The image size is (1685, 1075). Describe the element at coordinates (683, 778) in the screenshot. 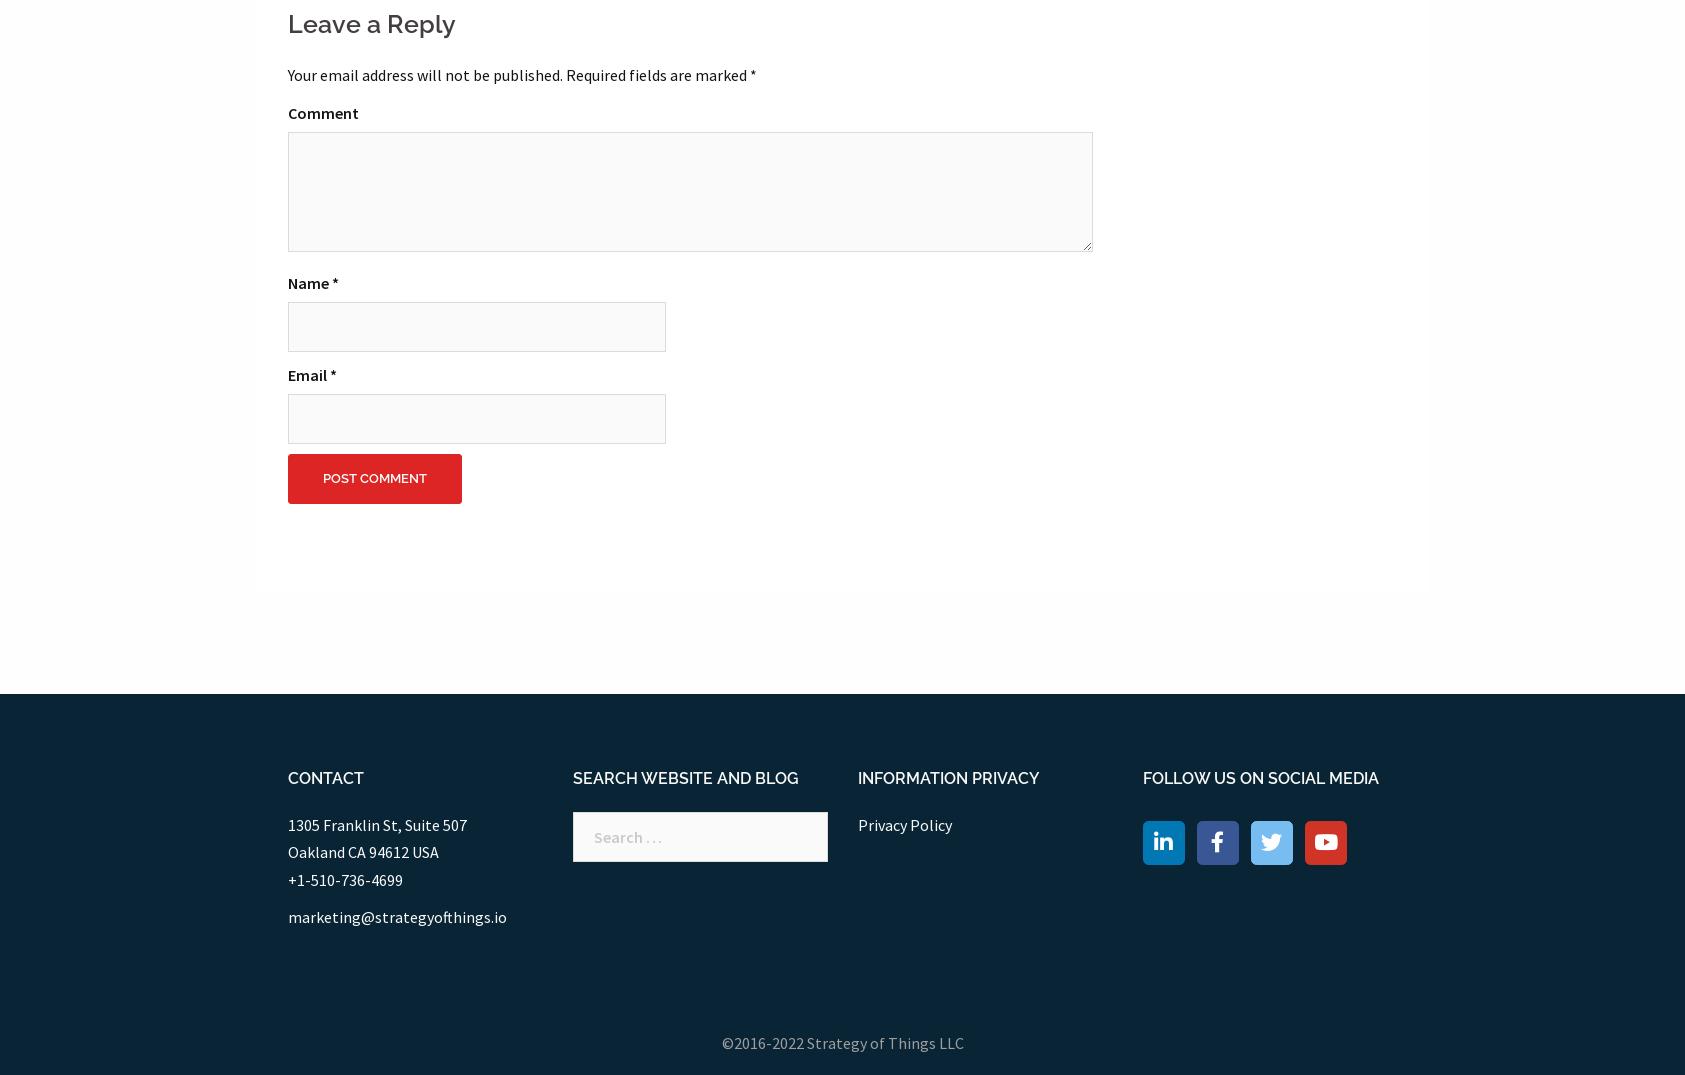

I see `'Search website and blog'` at that location.